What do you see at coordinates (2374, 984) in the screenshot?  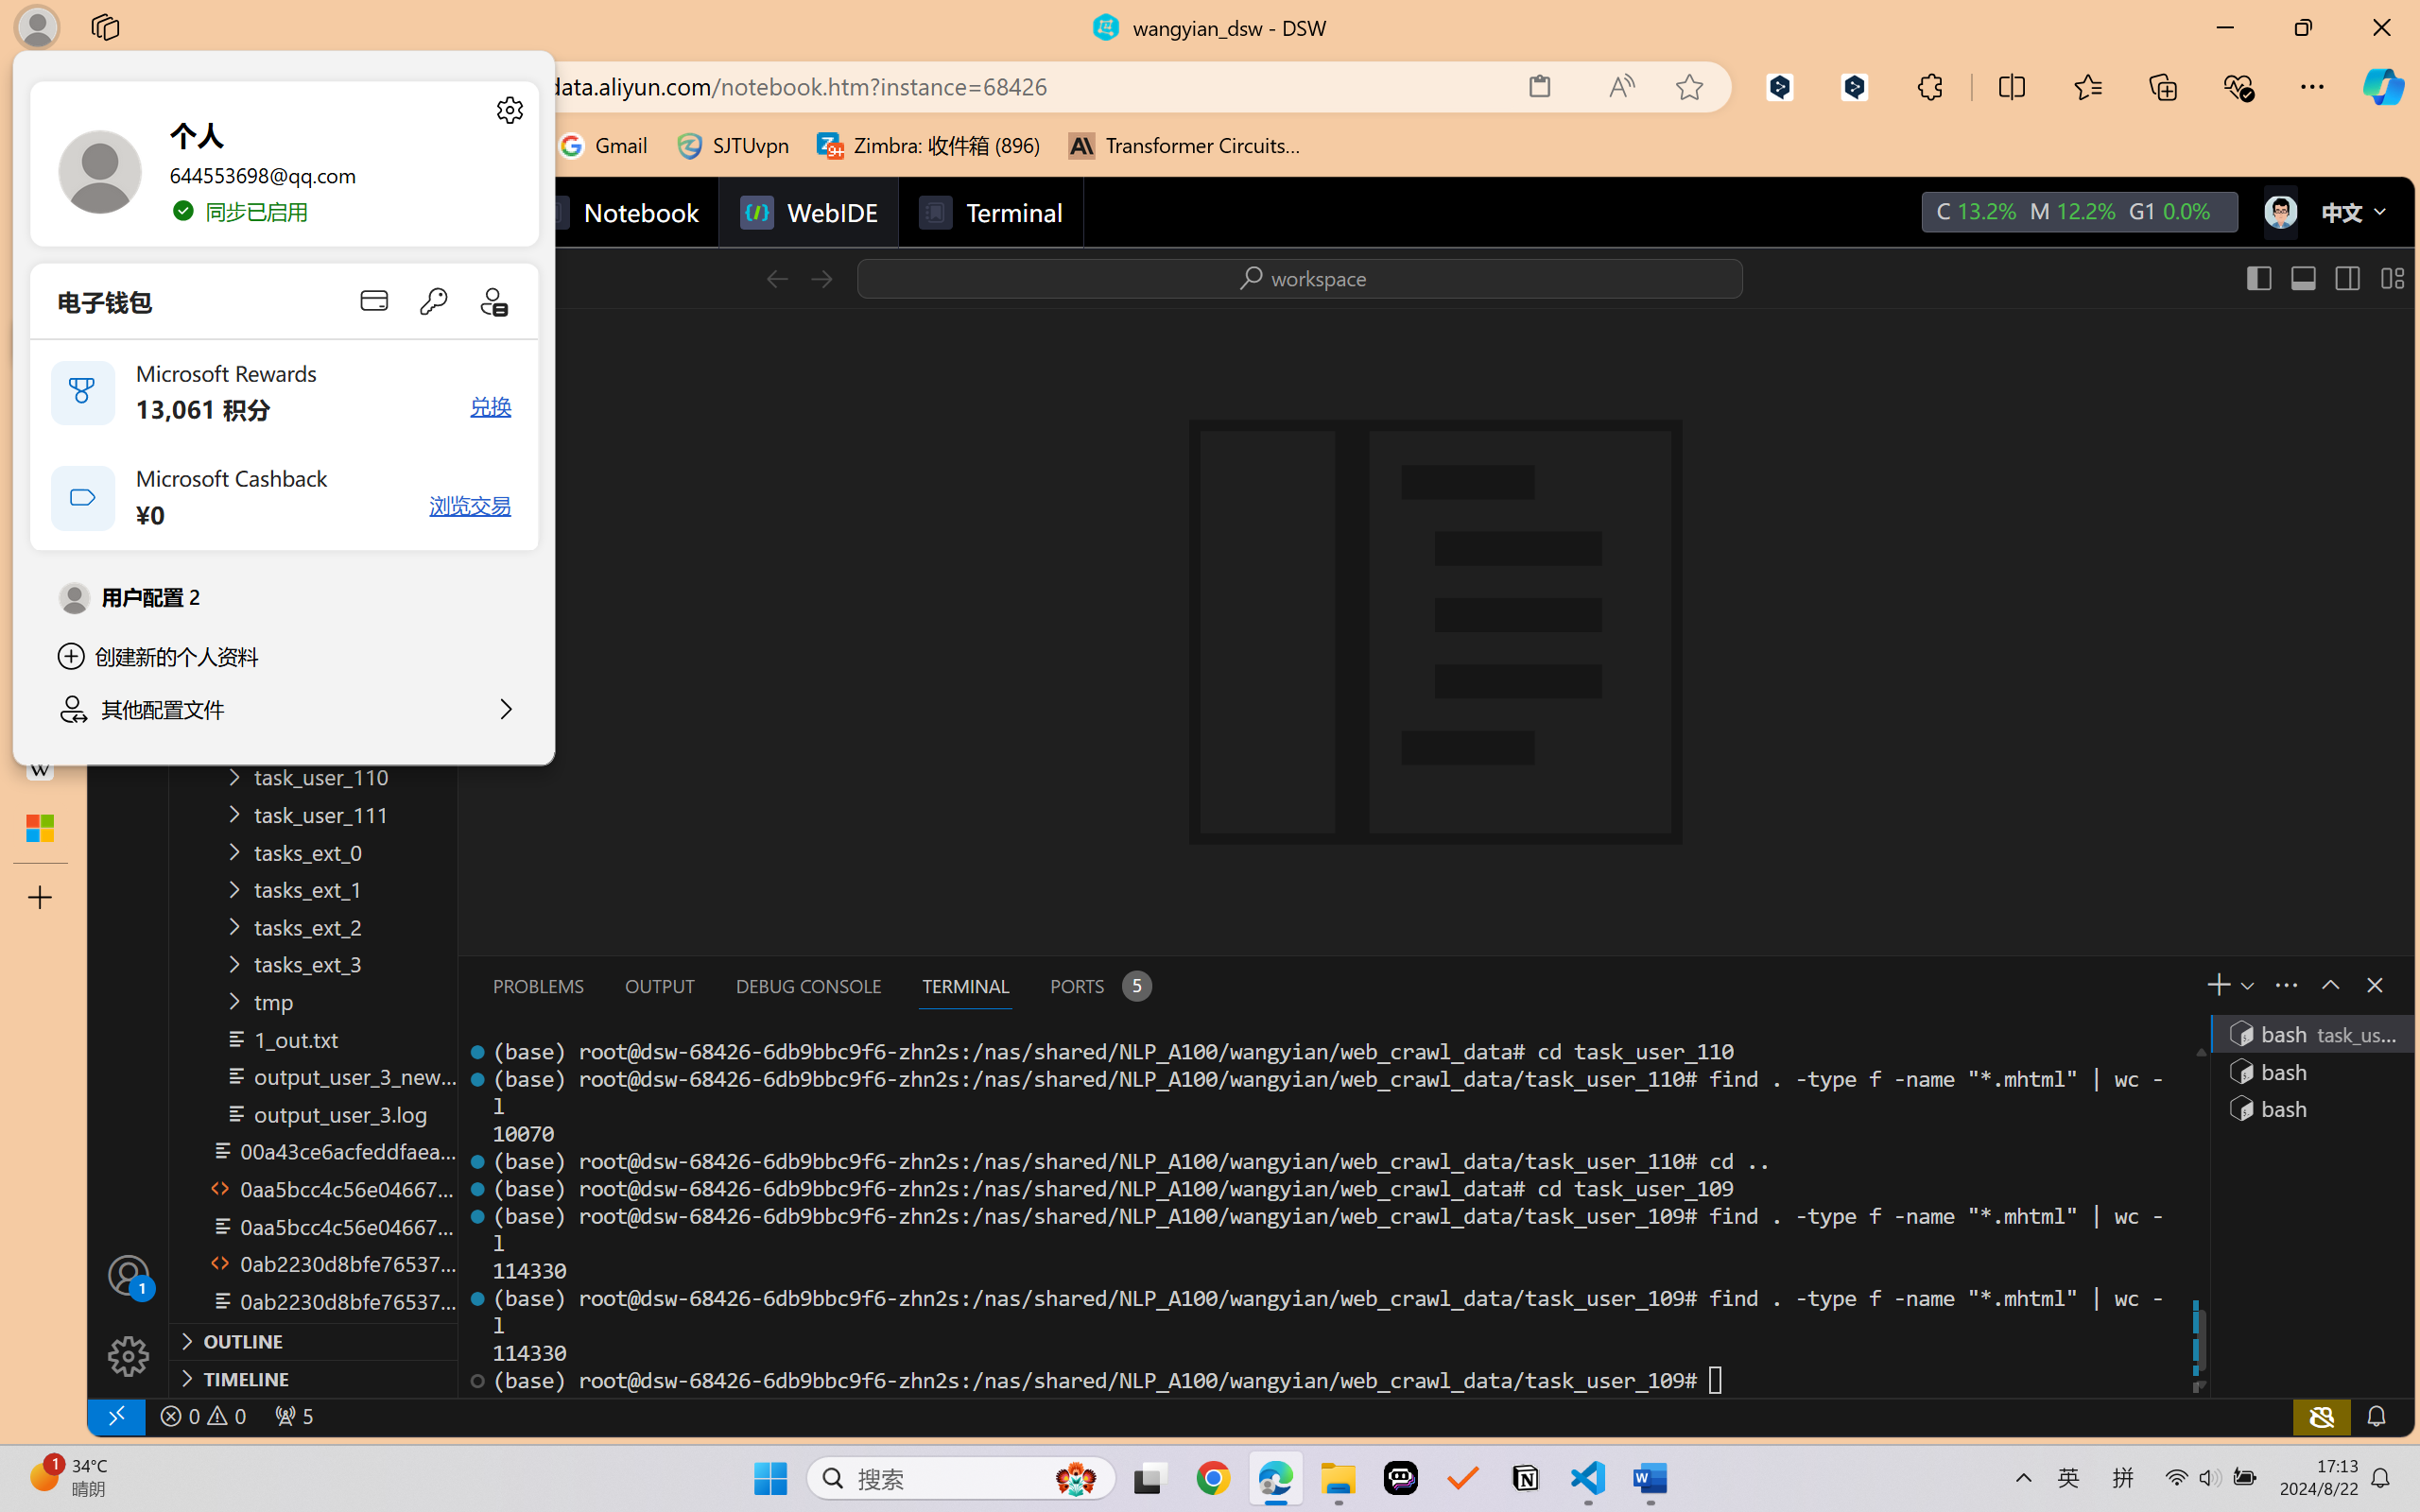 I see `'Close Panel'` at bounding box center [2374, 984].